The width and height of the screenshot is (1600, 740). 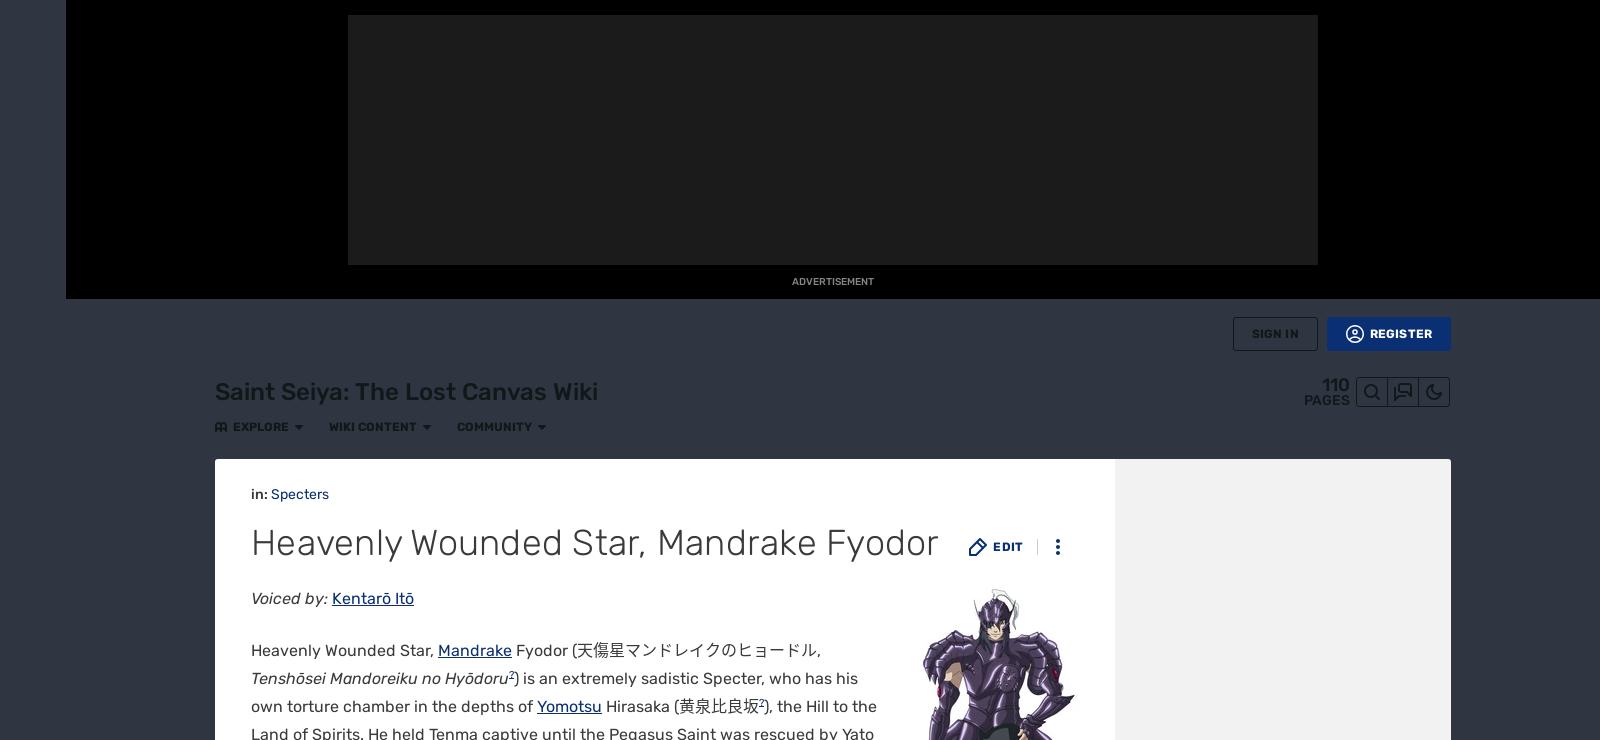 I want to click on 'Explore properties', so click(x=340, y=724).